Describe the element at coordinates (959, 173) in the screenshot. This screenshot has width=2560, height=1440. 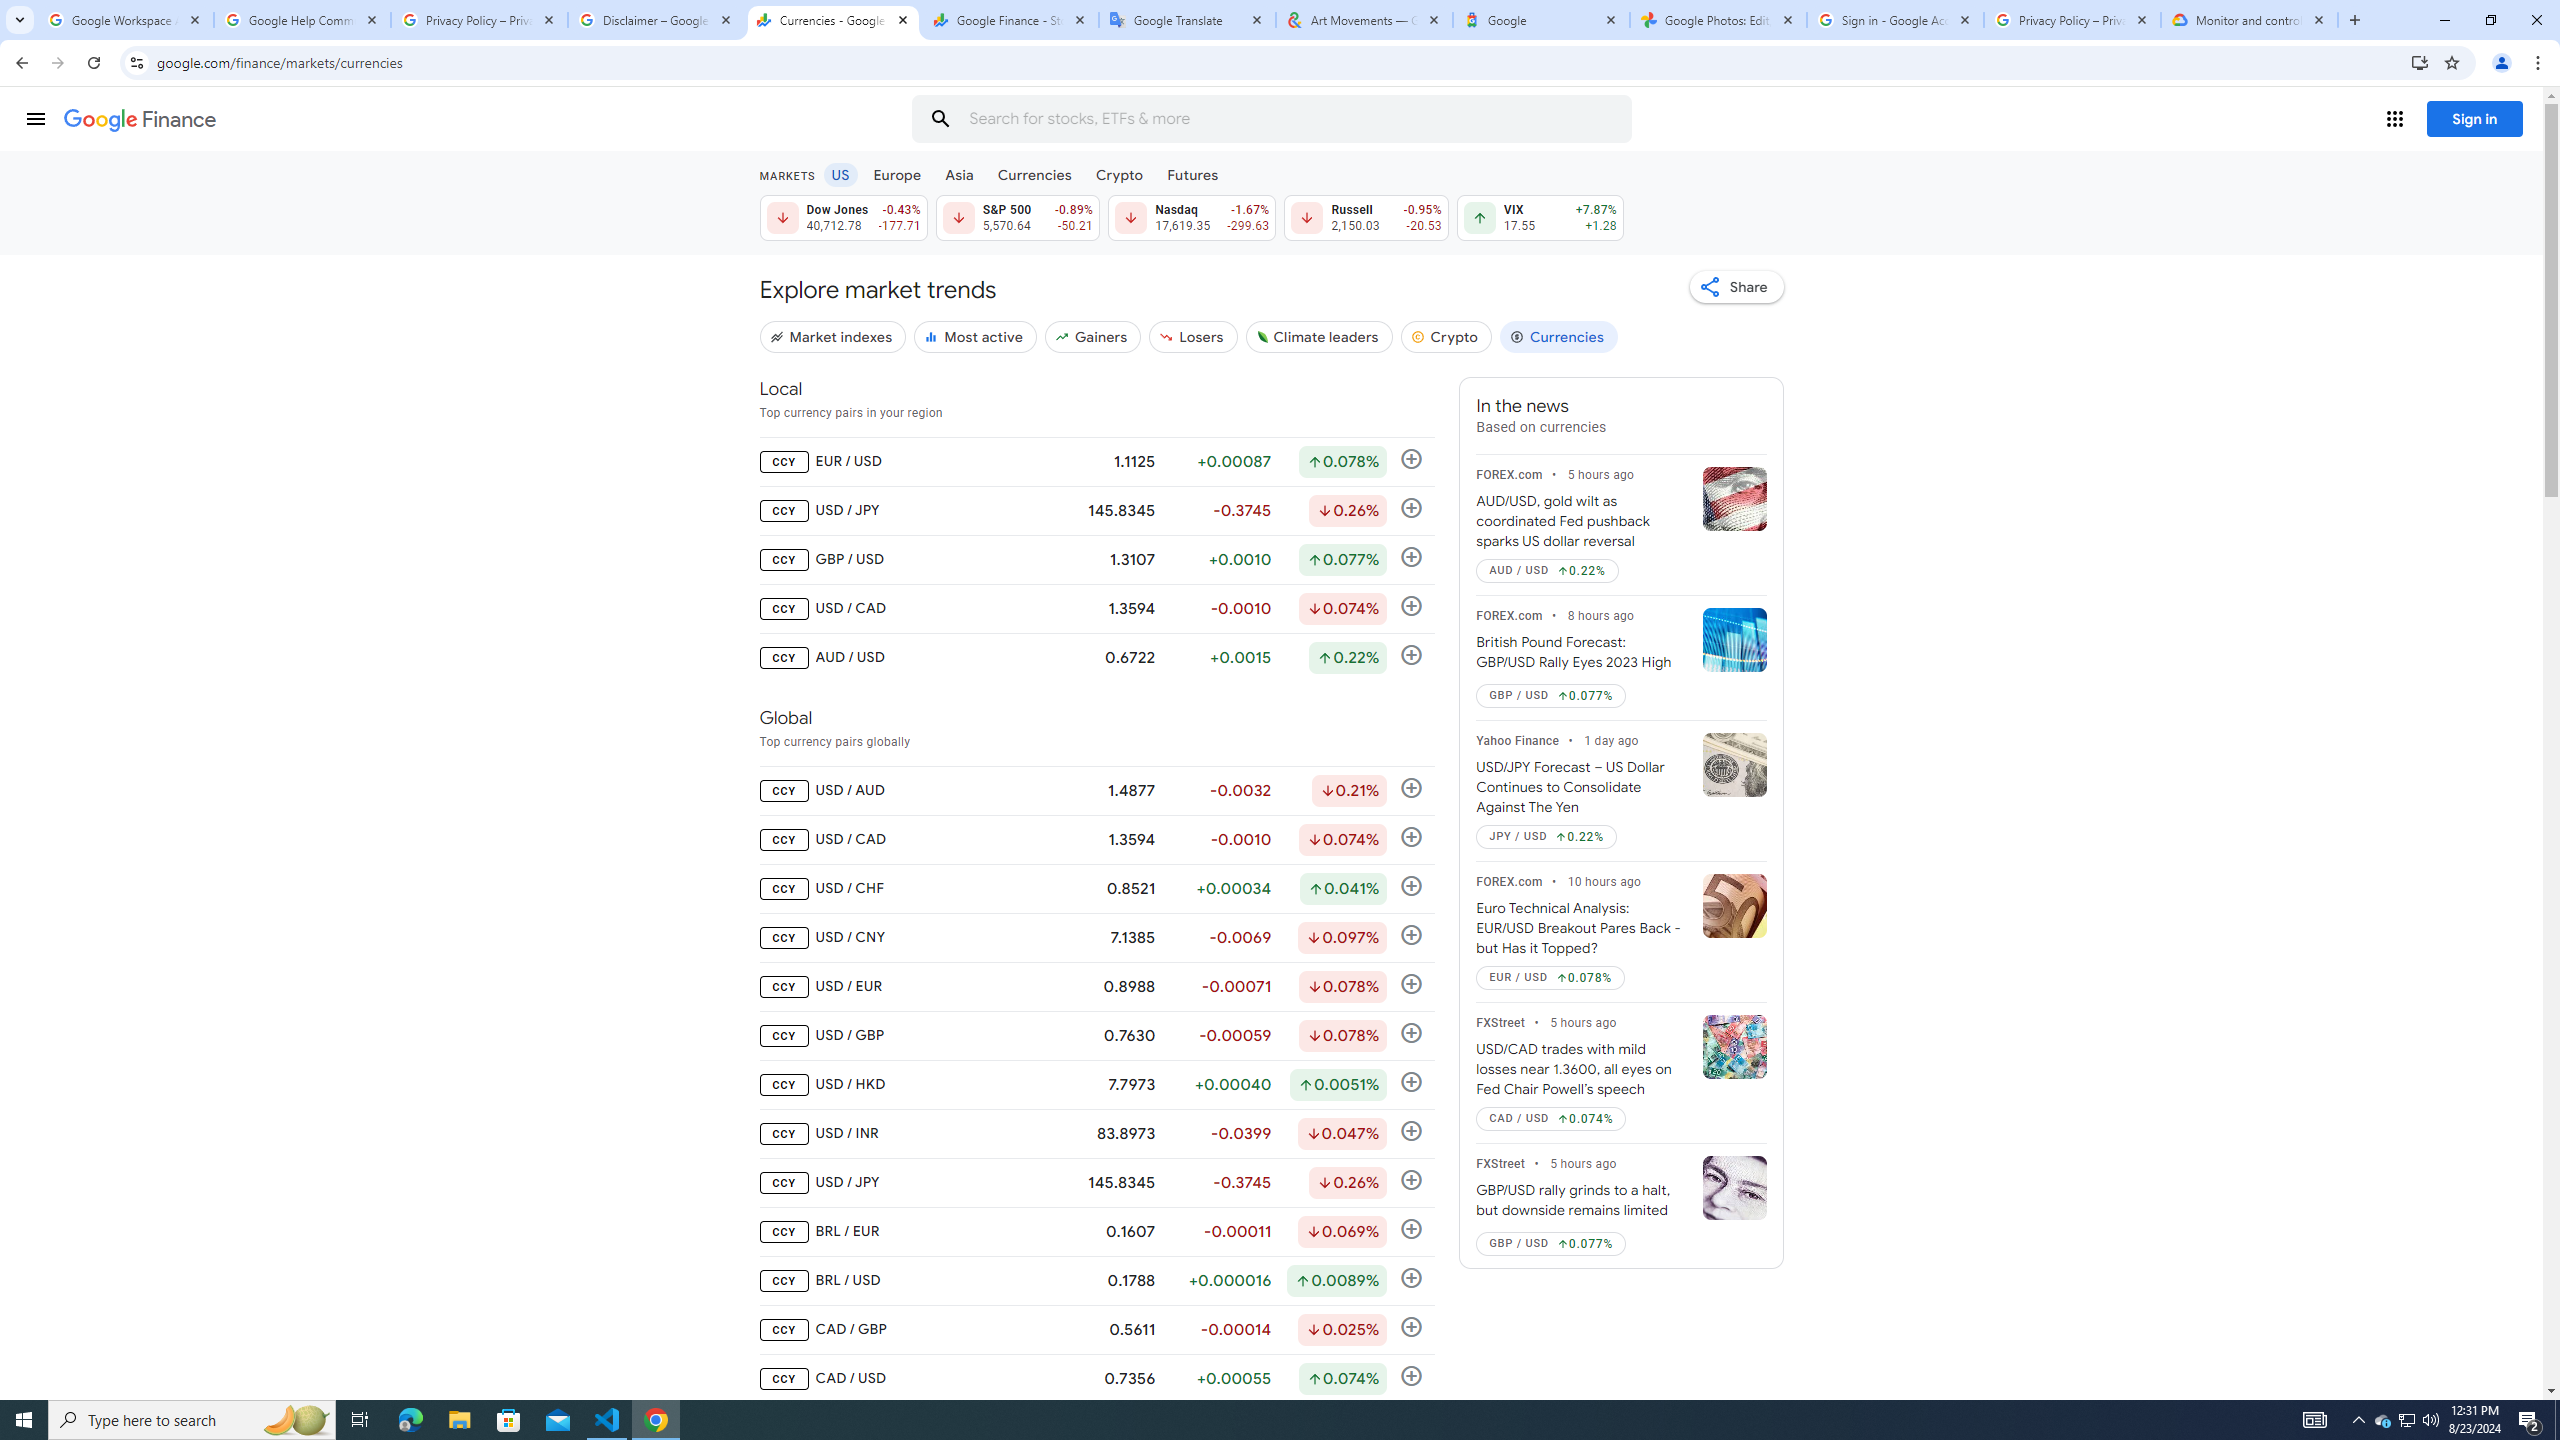
I see `'Asia'` at that location.